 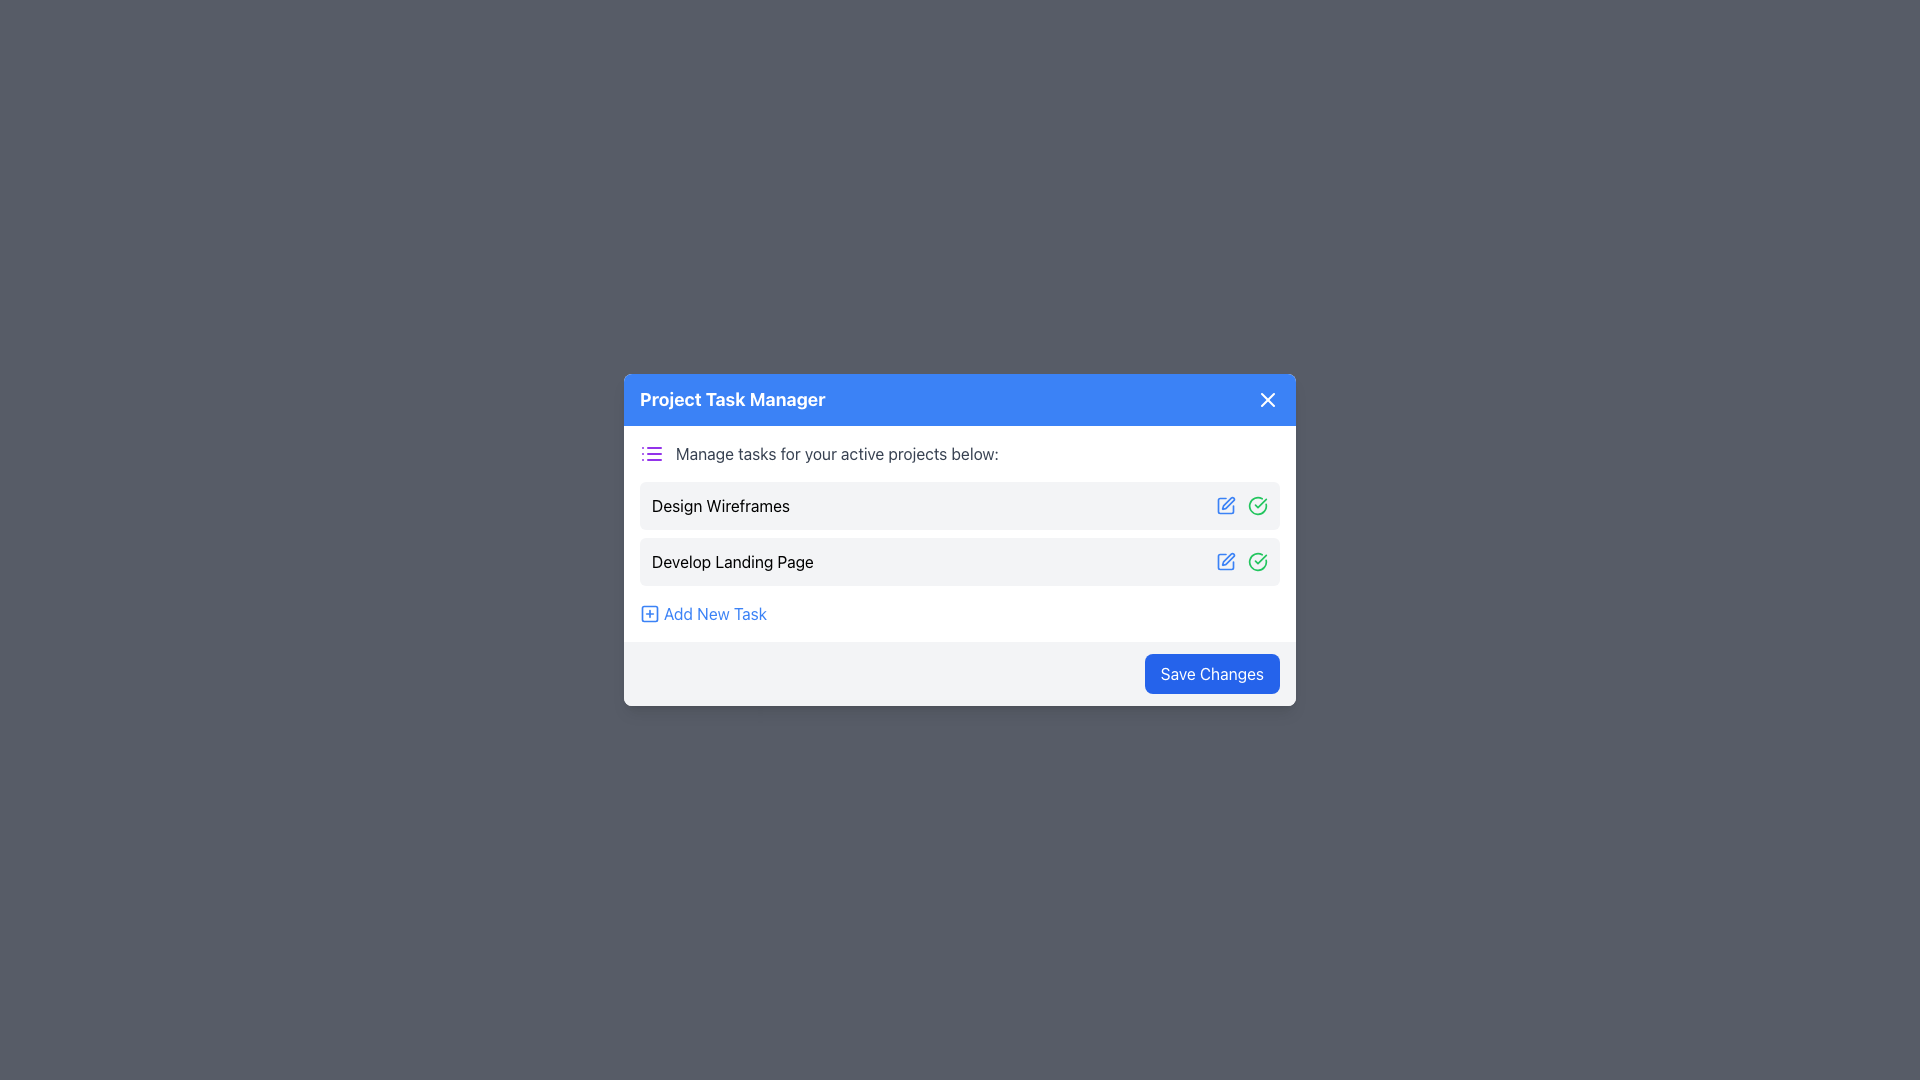 What do you see at coordinates (1256, 562) in the screenshot?
I see `the green checkmark icon located on the right side of the row labeled 'Design Wireframes'` at bounding box center [1256, 562].